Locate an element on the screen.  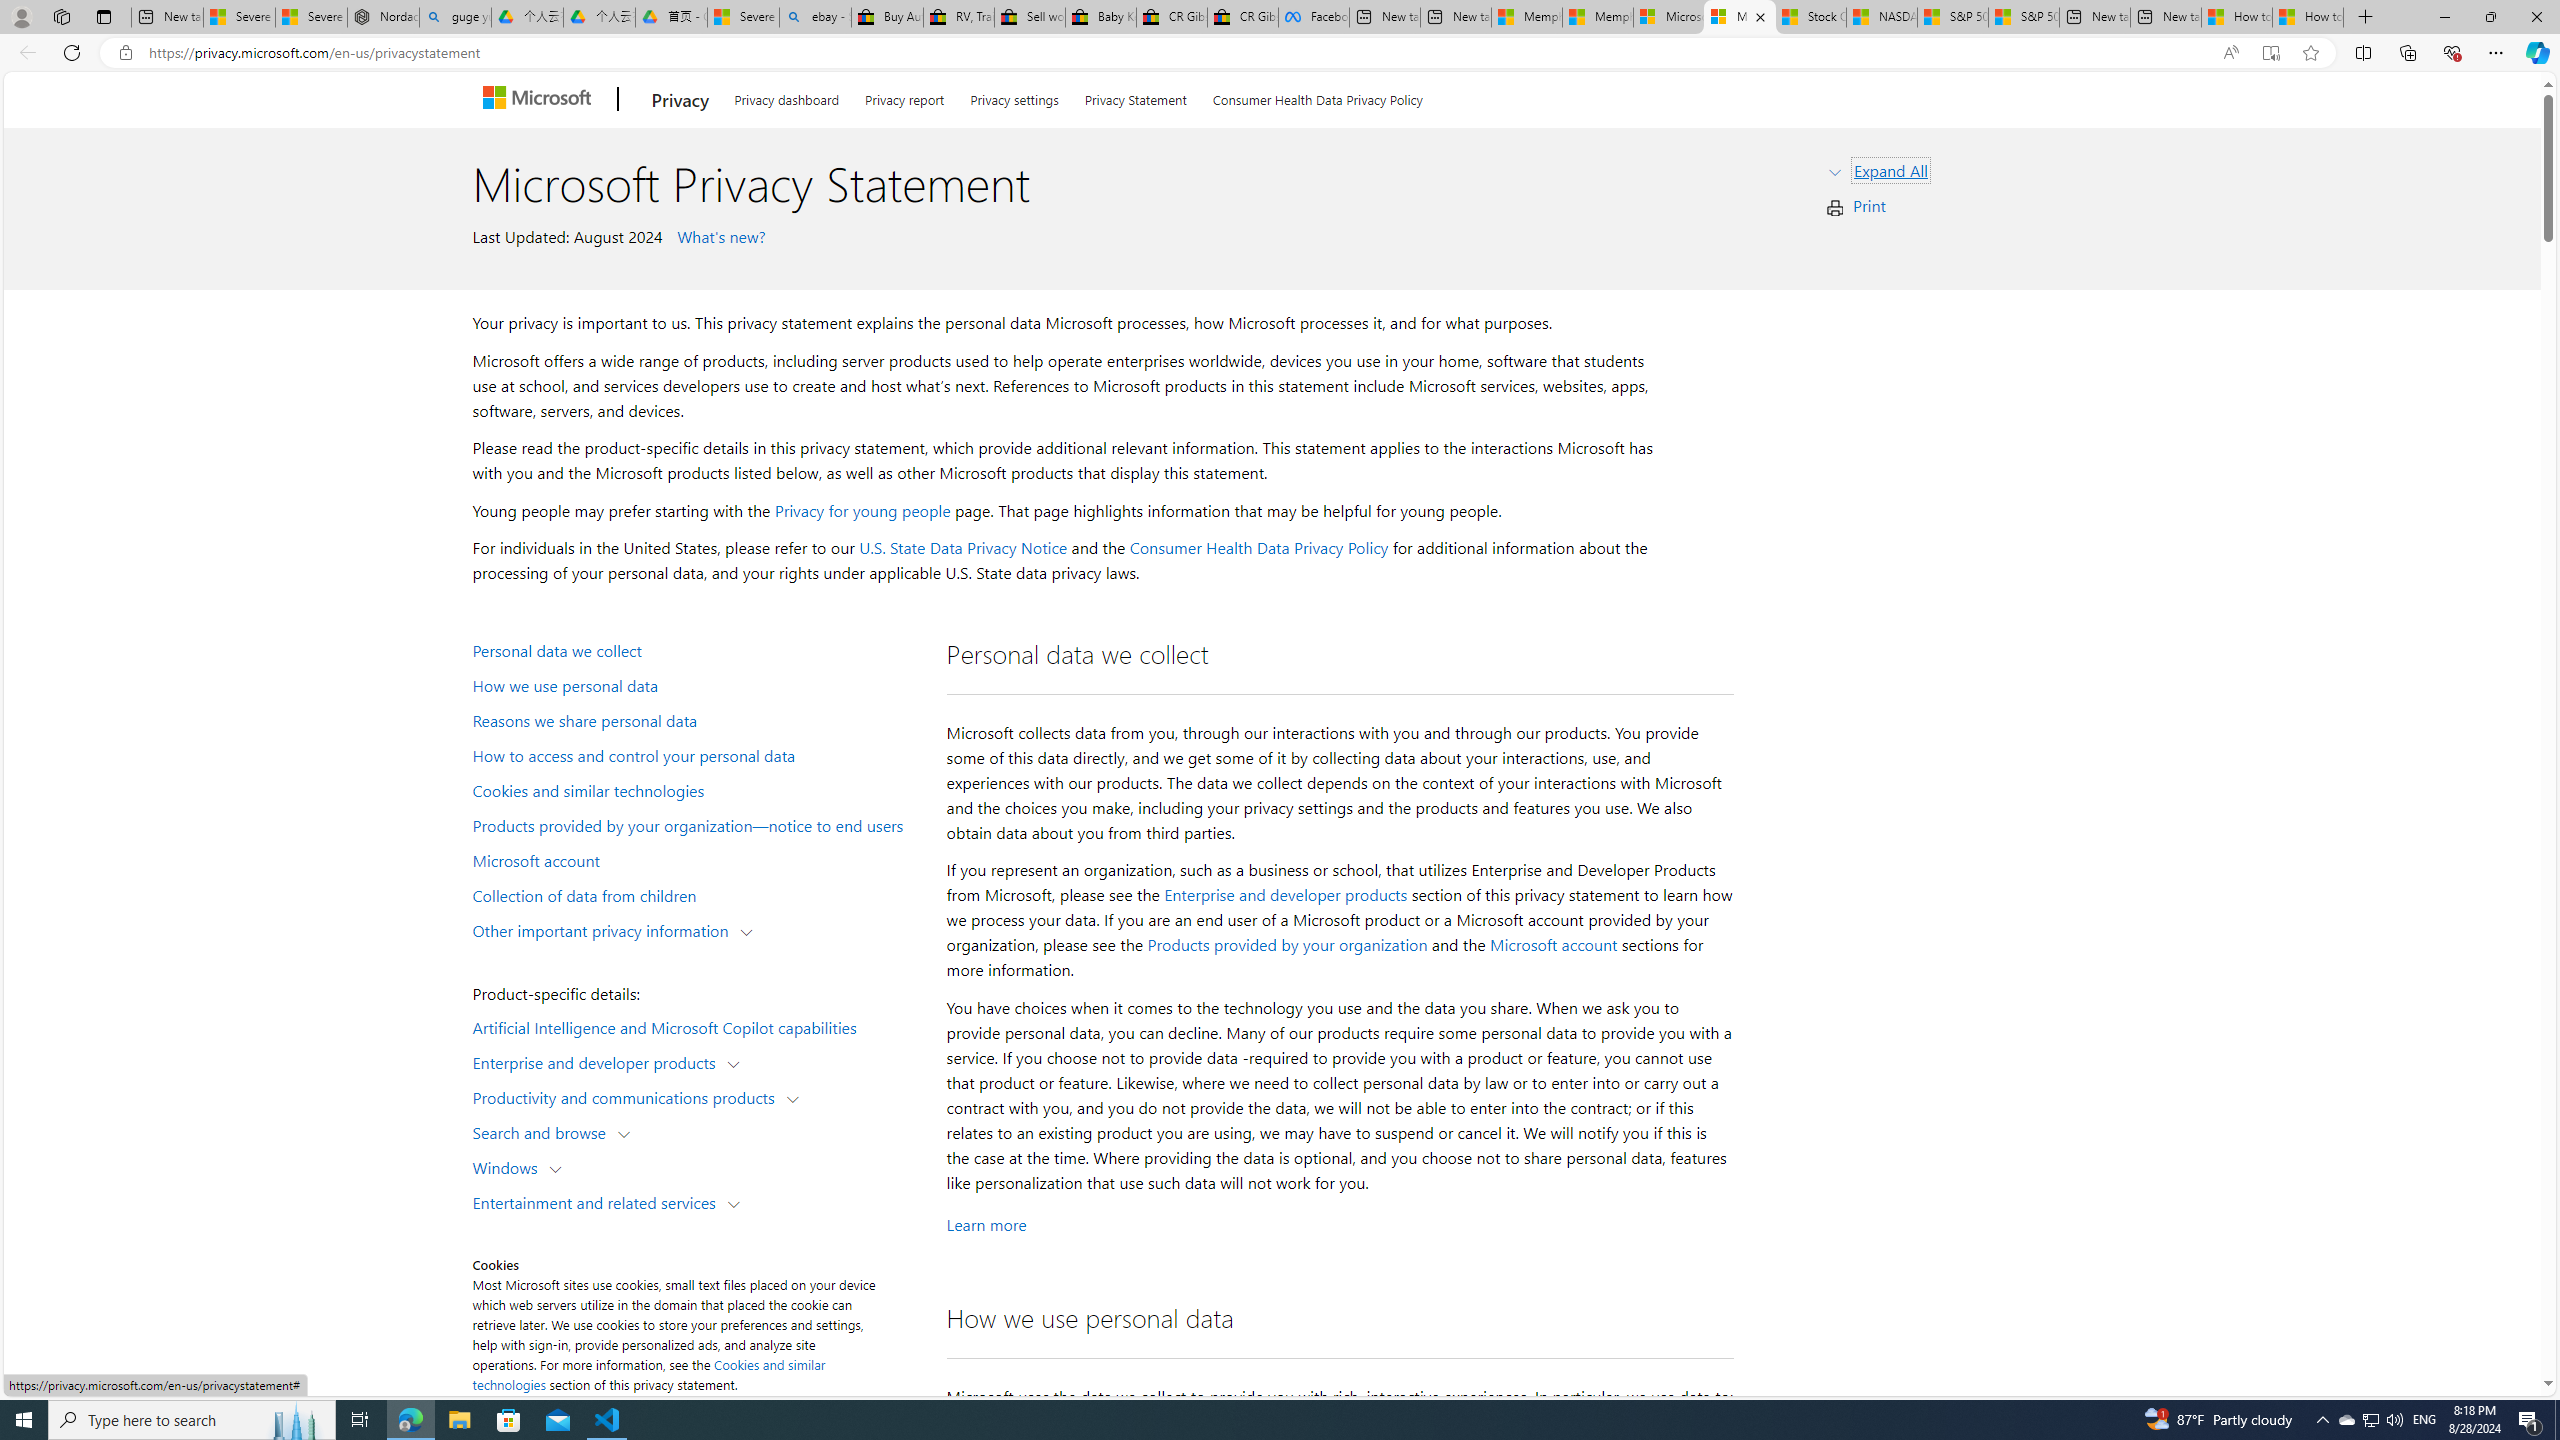
'Microsoft account' is located at coordinates (1553, 945).